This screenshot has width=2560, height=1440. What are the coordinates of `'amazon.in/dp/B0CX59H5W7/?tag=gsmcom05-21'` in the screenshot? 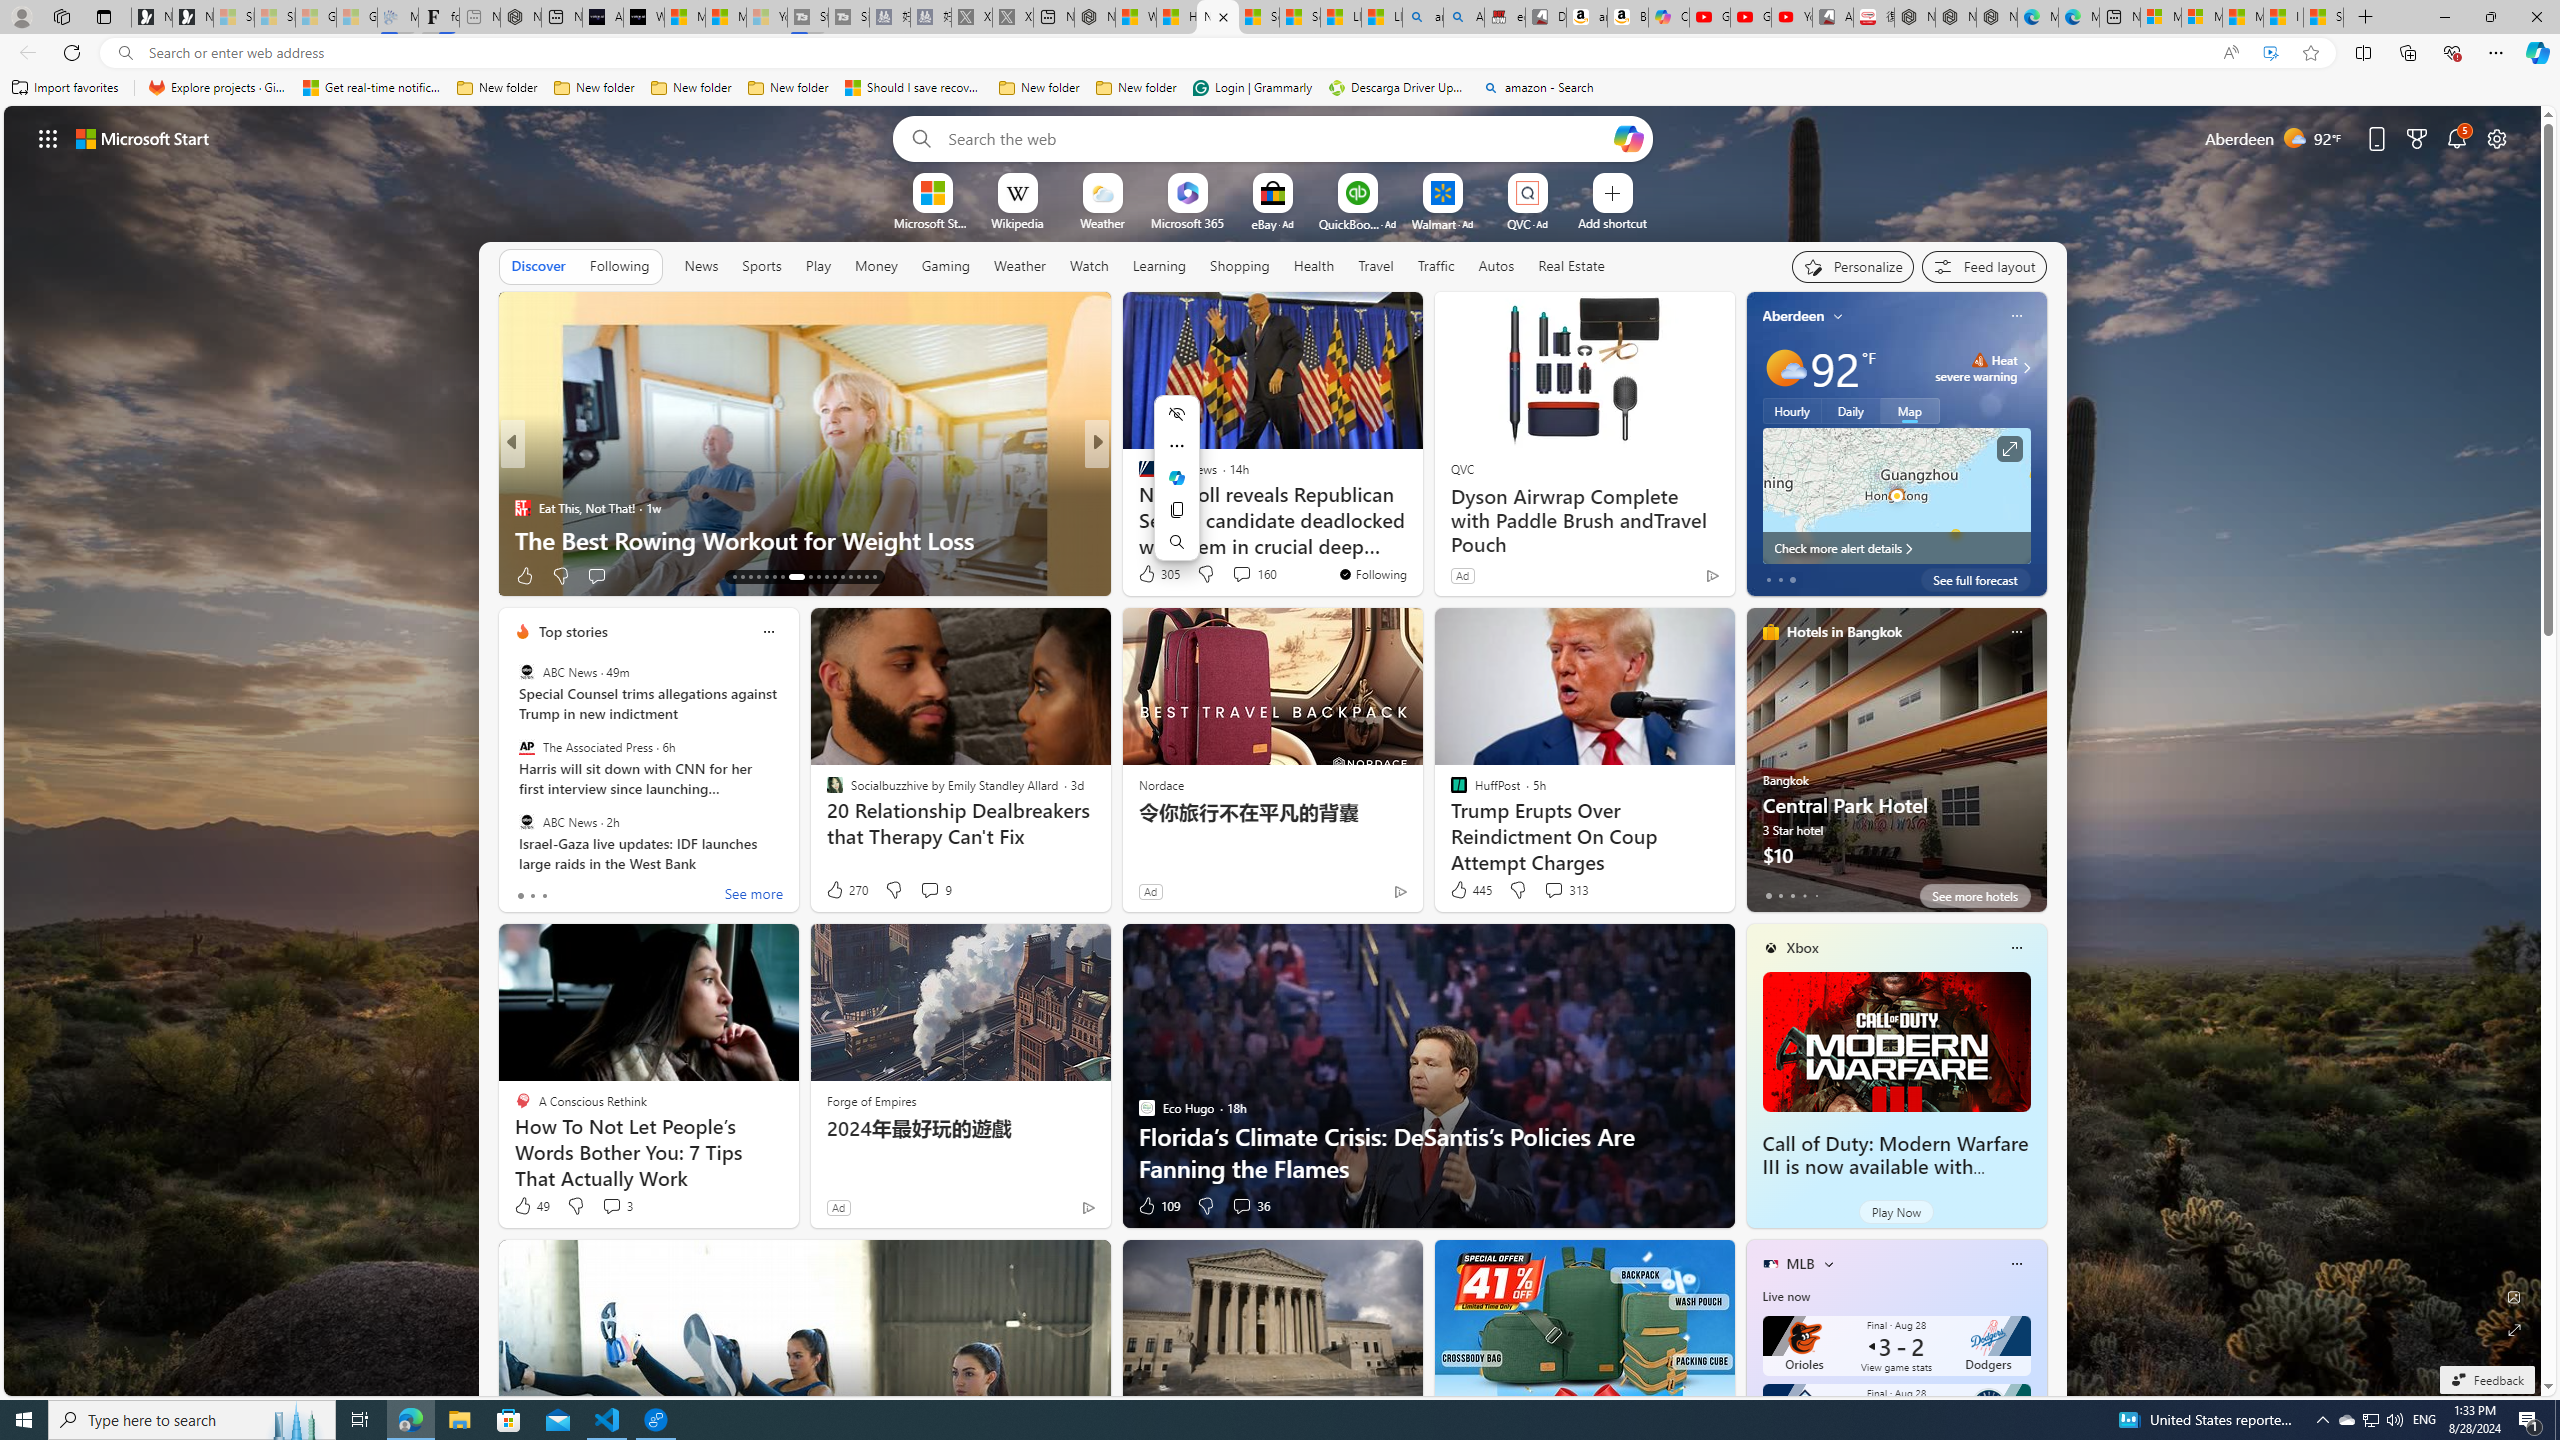 It's located at (1586, 16).